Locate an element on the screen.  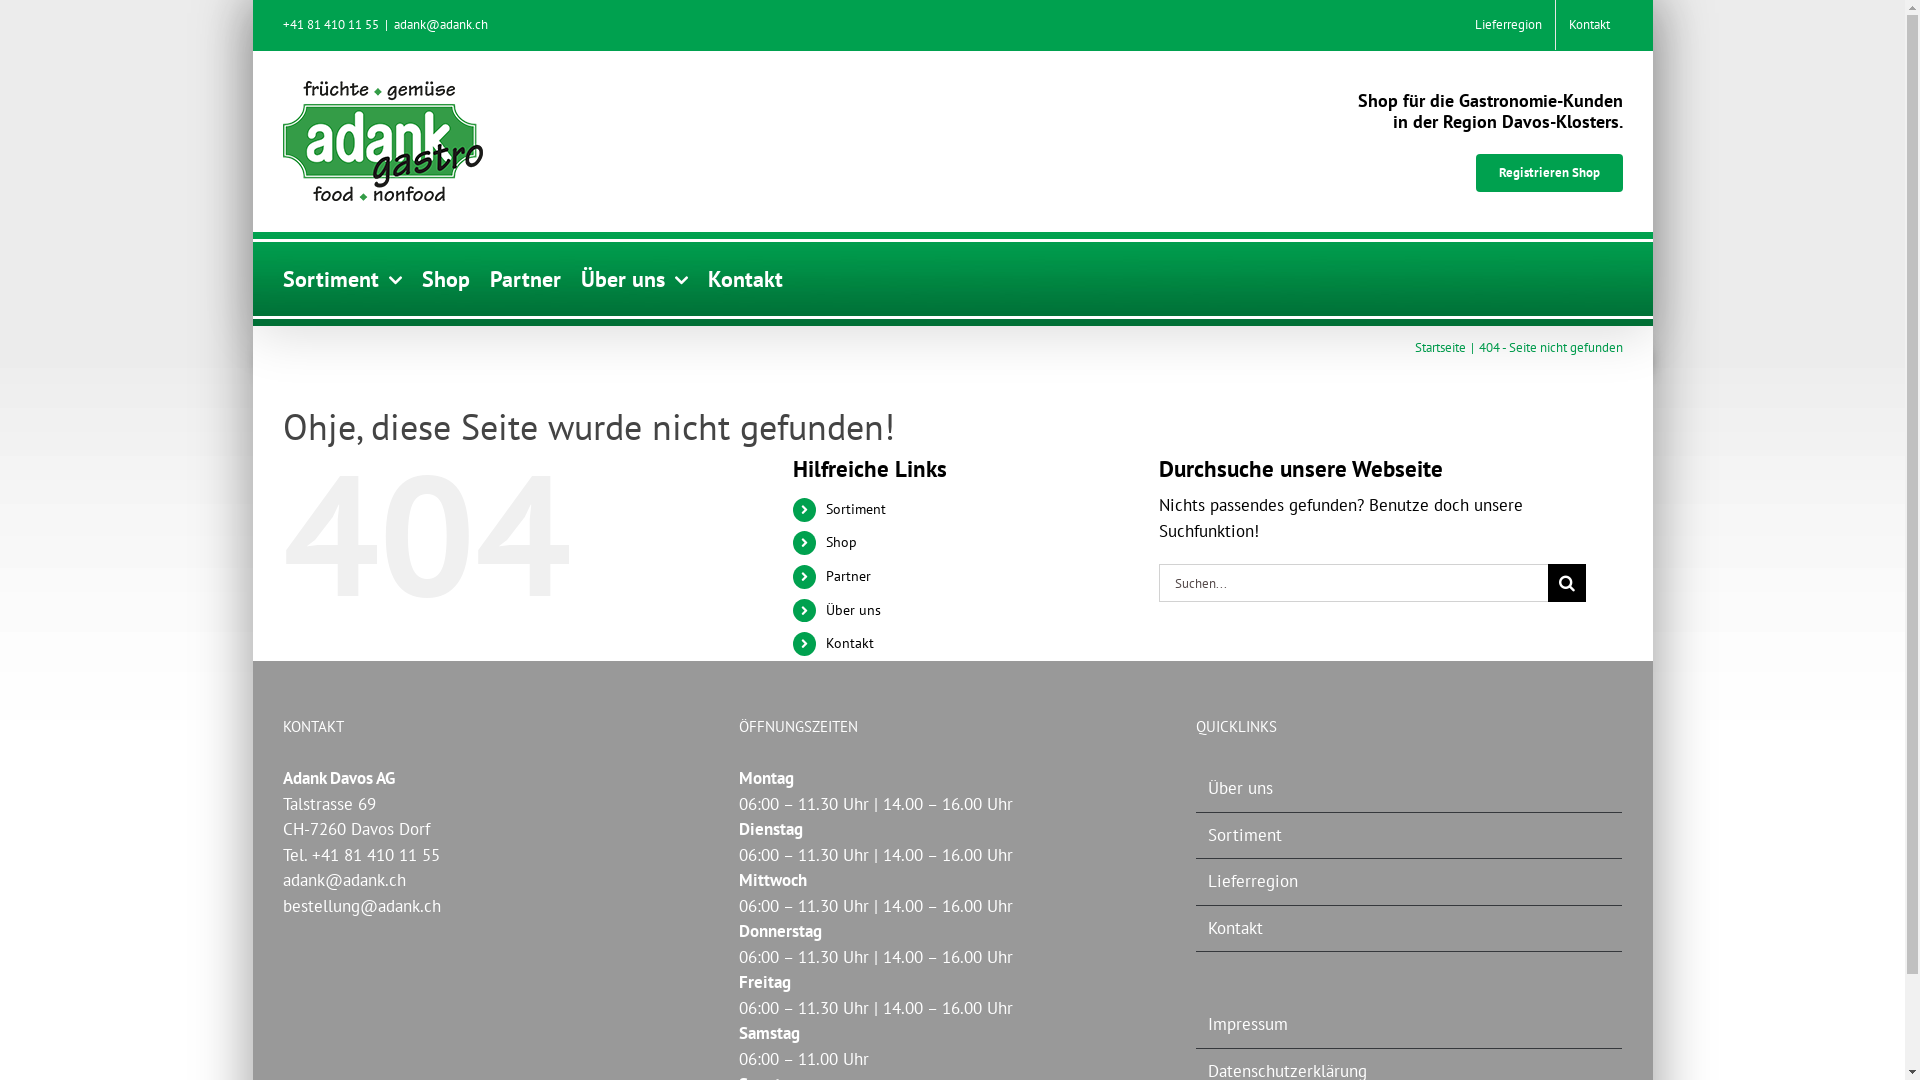
'adank@adank.ch' is located at coordinates (281, 878).